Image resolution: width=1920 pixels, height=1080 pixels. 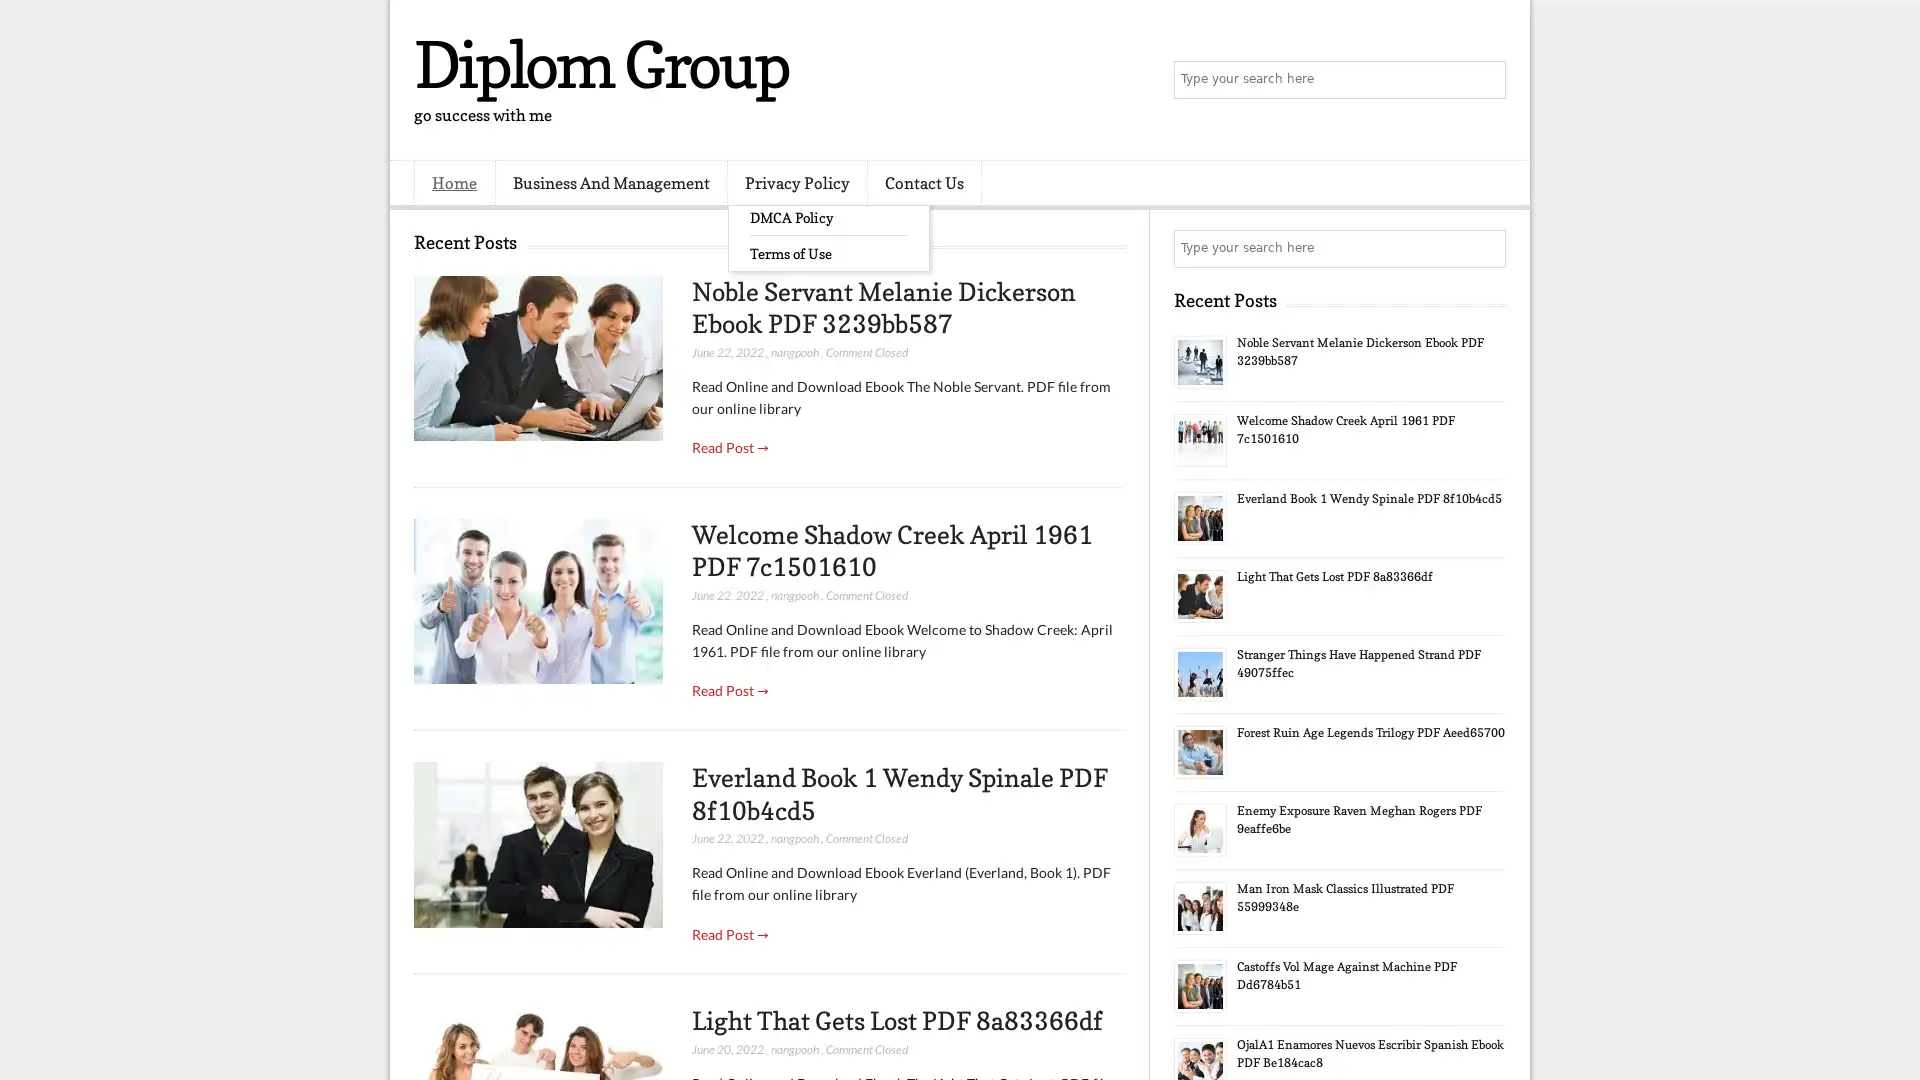 I want to click on Search, so click(x=1485, y=80).